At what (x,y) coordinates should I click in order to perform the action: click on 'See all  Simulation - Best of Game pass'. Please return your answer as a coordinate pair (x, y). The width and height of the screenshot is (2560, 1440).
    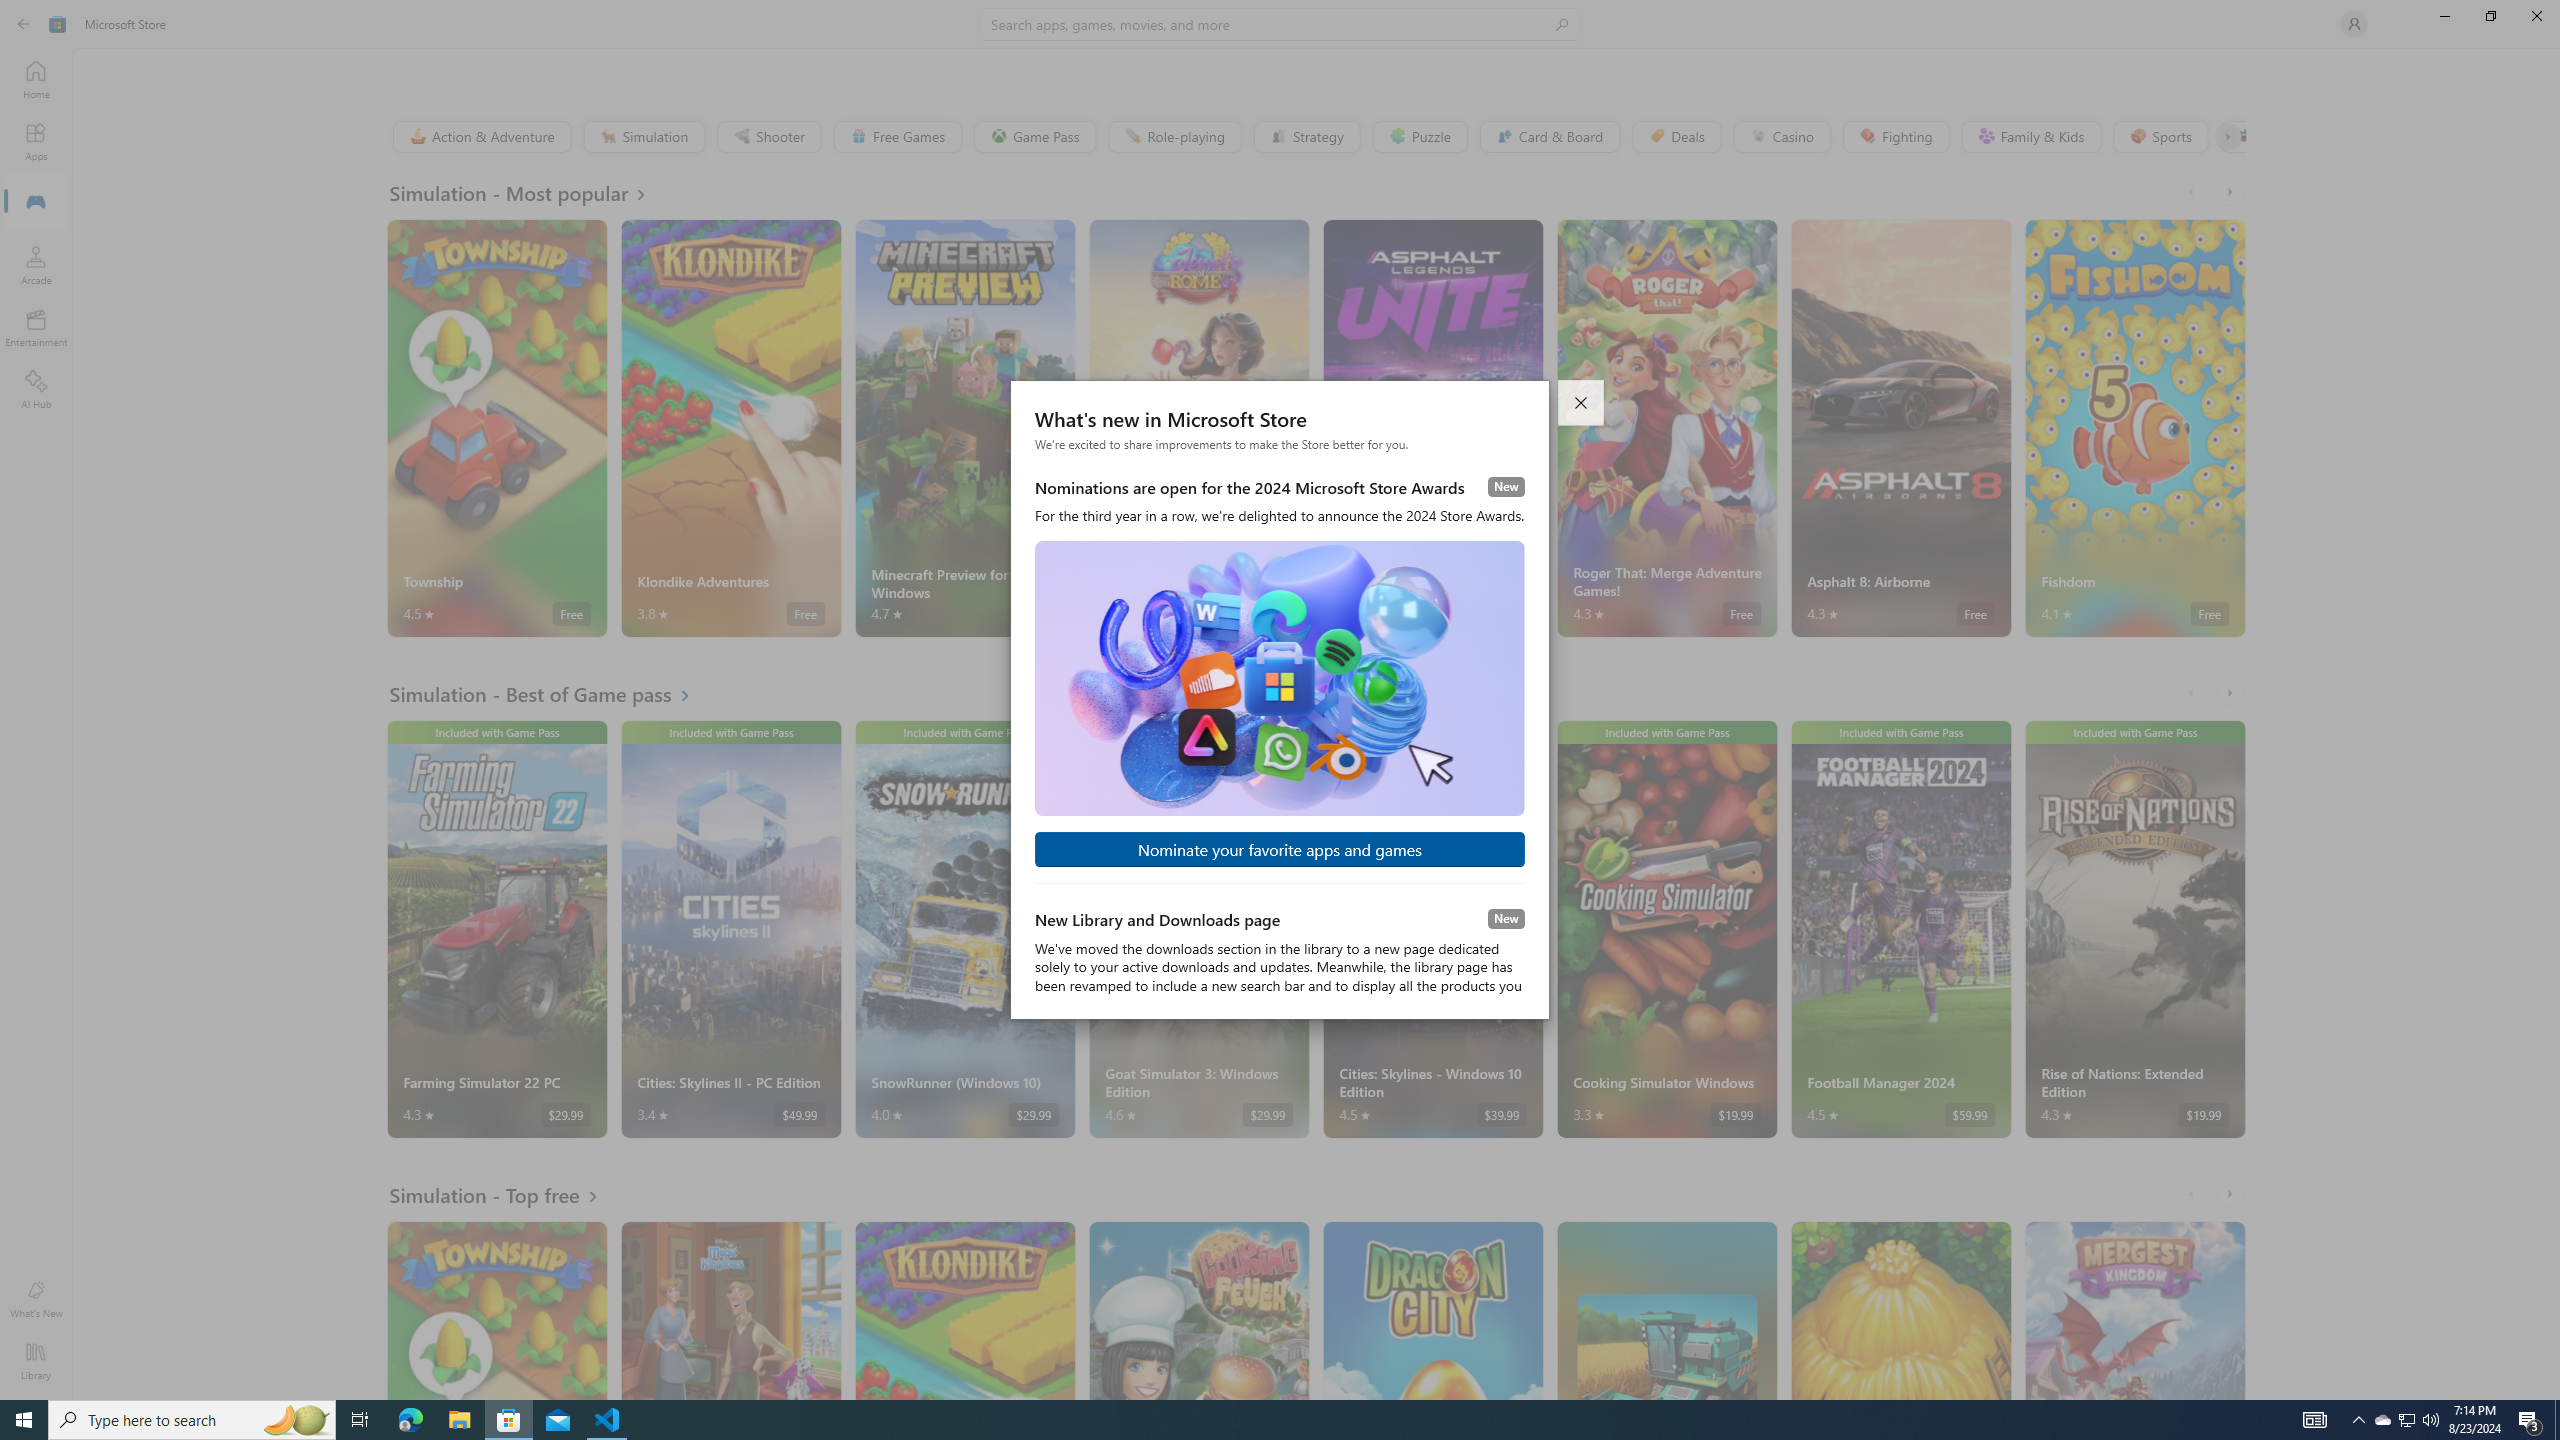
    Looking at the image, I should click on (550, 693).